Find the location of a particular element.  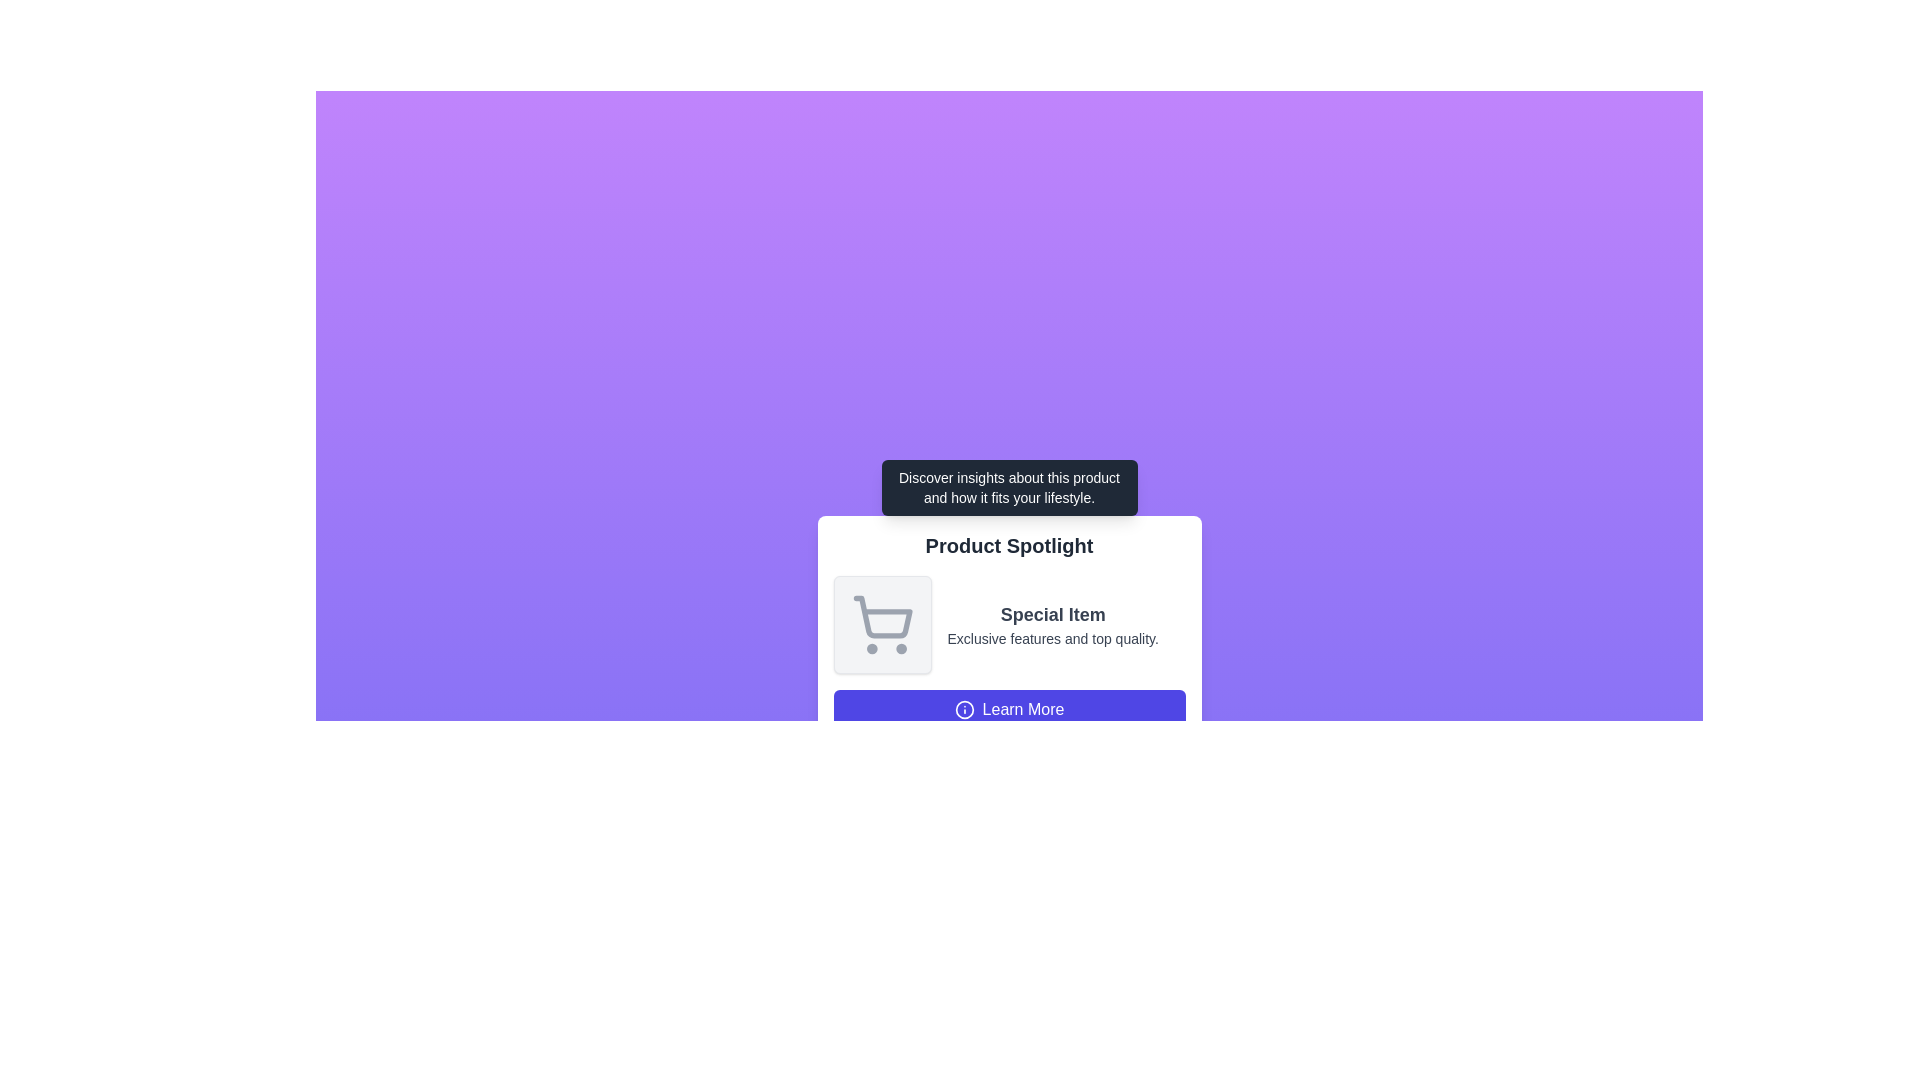

the shopping cart icon, which is a minimalist gray outline with rounded lines and wheels is located at coordinates (881, 623).